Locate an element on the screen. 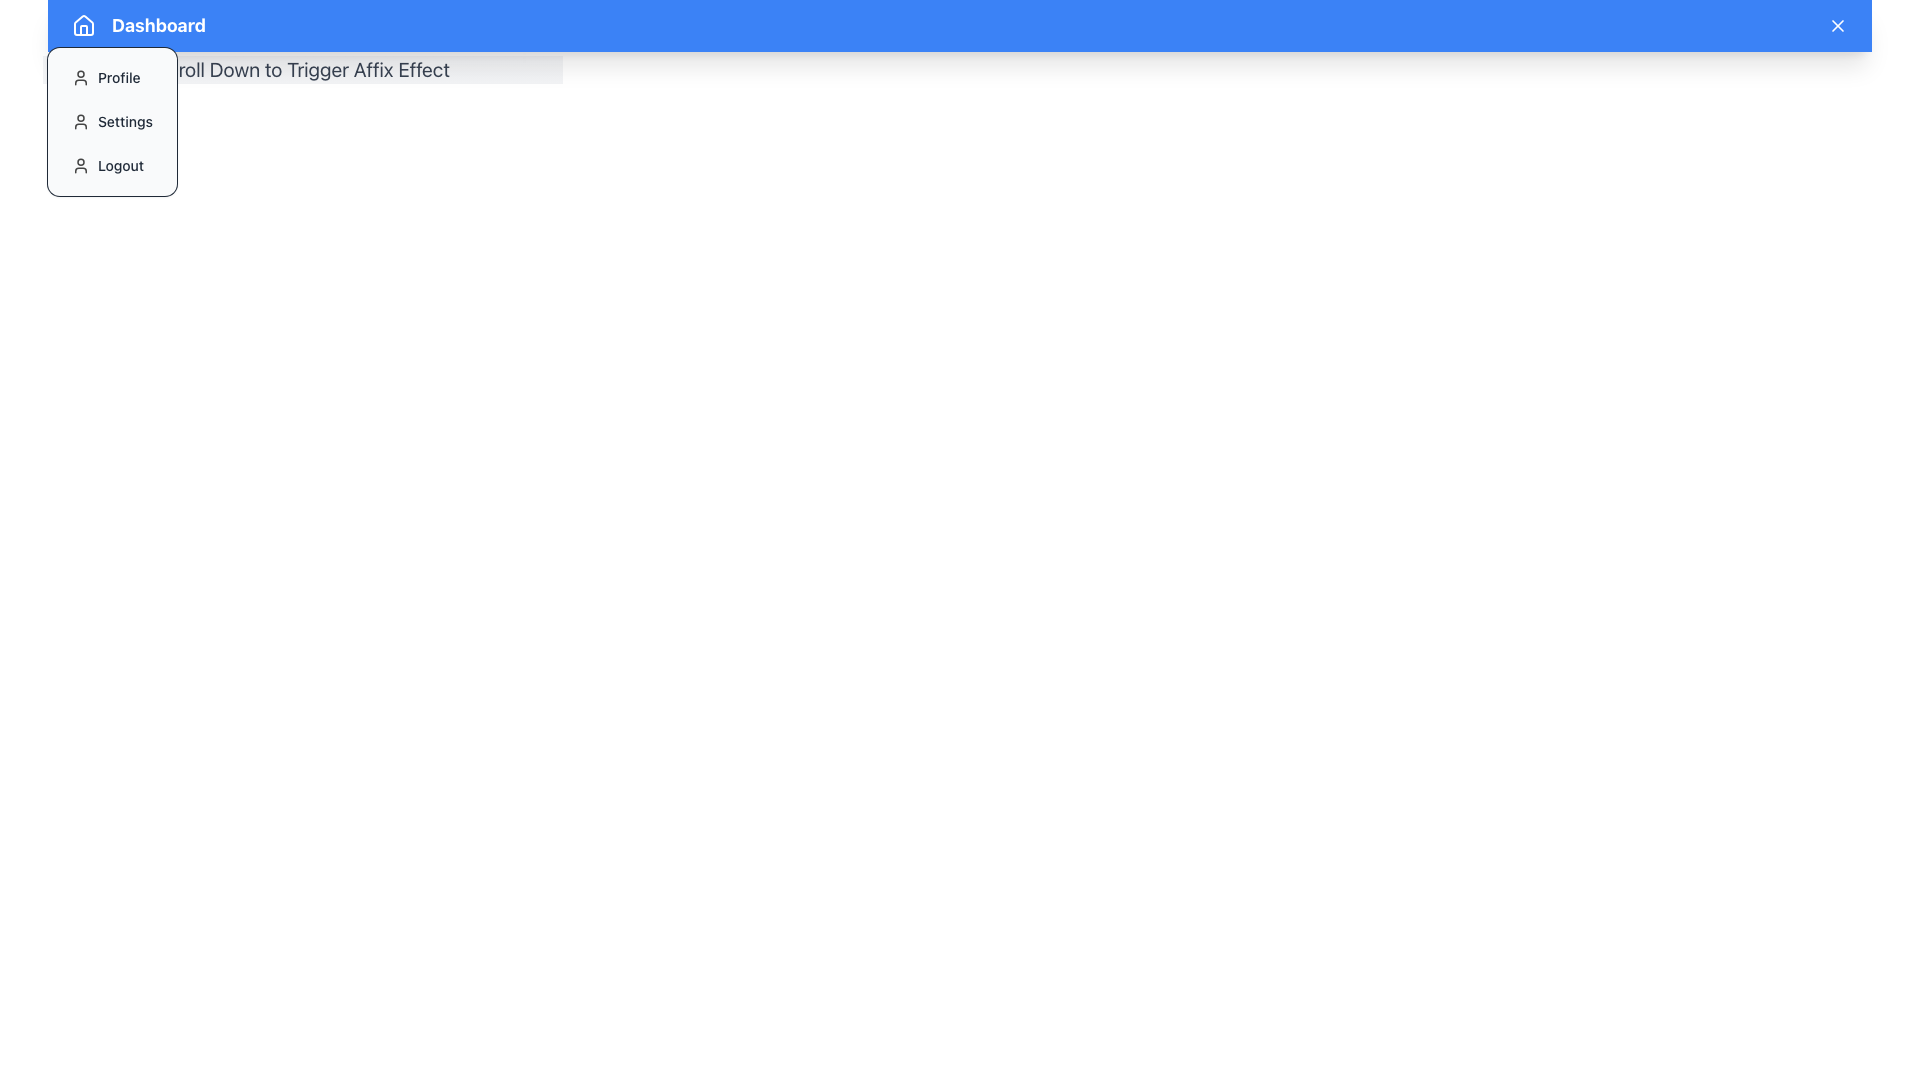 The image size is (1920, 1080). the first text label in the dropdown menu under 'Profile' is located at coordinates (118, 76).